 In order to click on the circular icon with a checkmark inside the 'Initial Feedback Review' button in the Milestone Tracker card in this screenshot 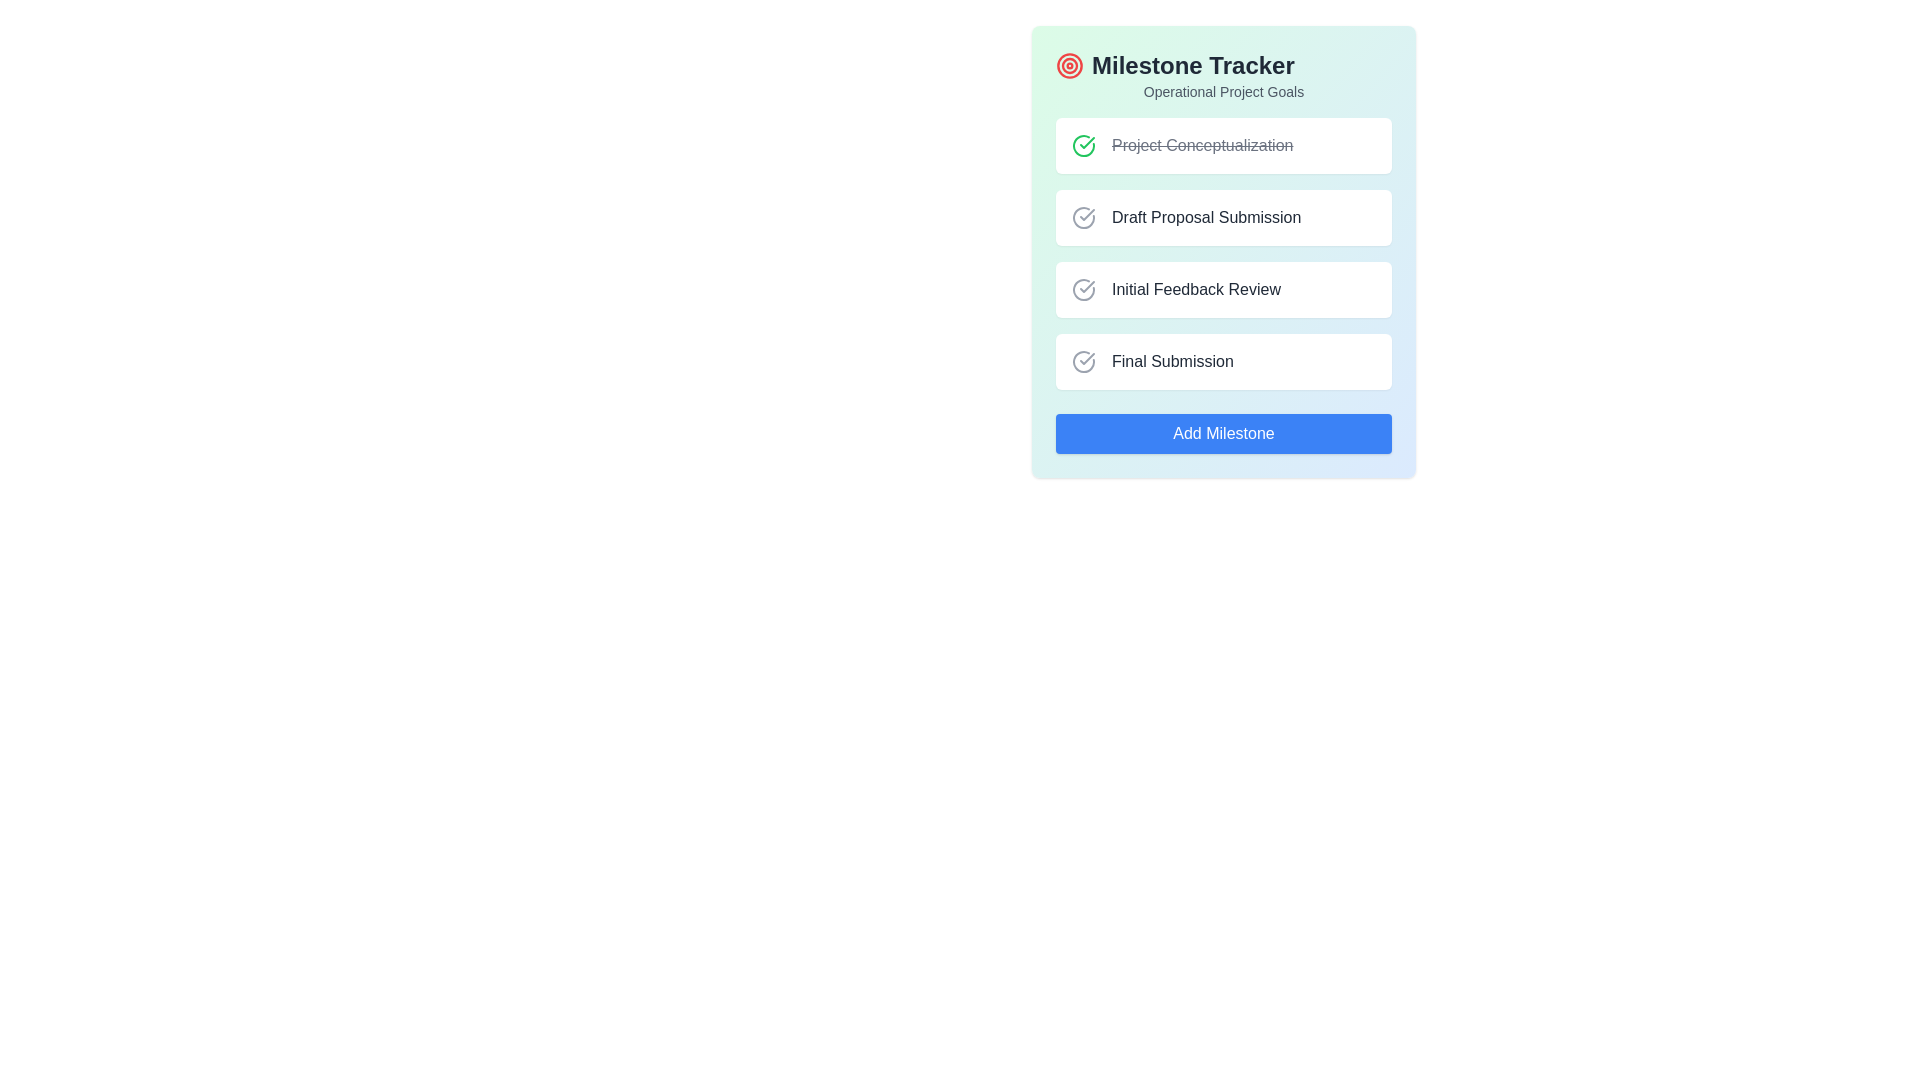, I will do `click(1083, 289)`.